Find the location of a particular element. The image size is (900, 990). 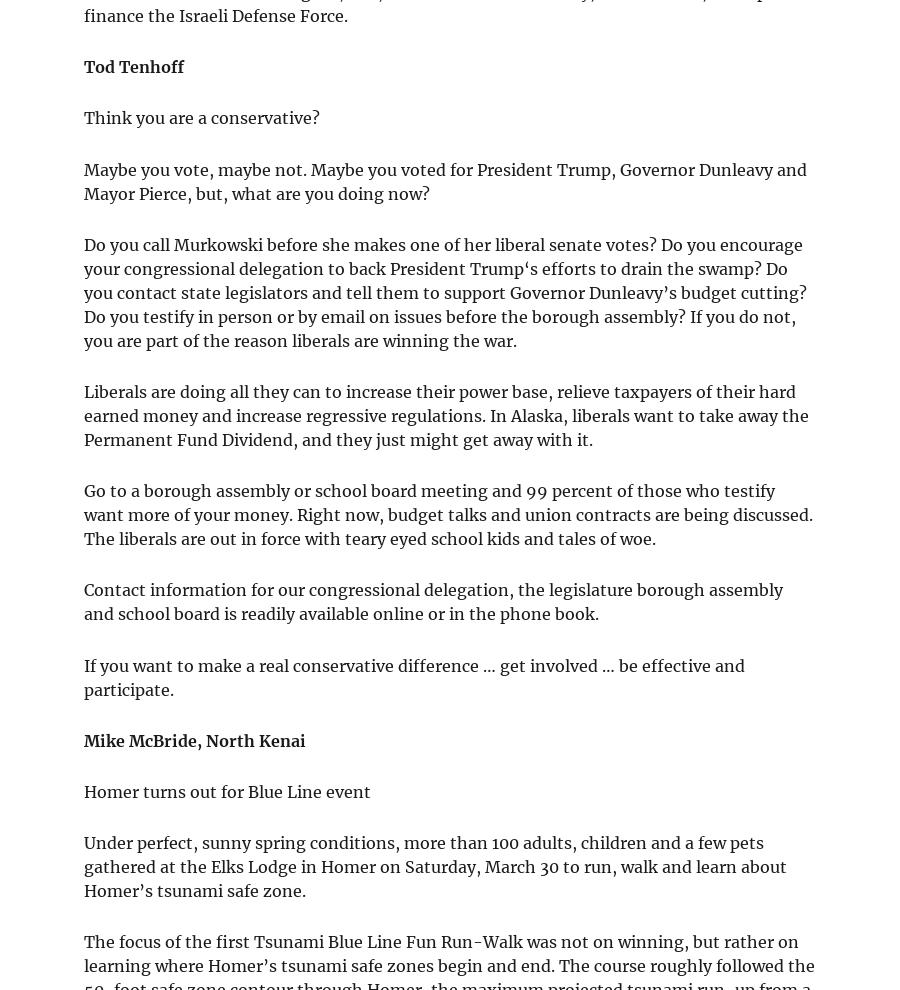

'Tod Tenhoff' is located at coordinates (134, 67).